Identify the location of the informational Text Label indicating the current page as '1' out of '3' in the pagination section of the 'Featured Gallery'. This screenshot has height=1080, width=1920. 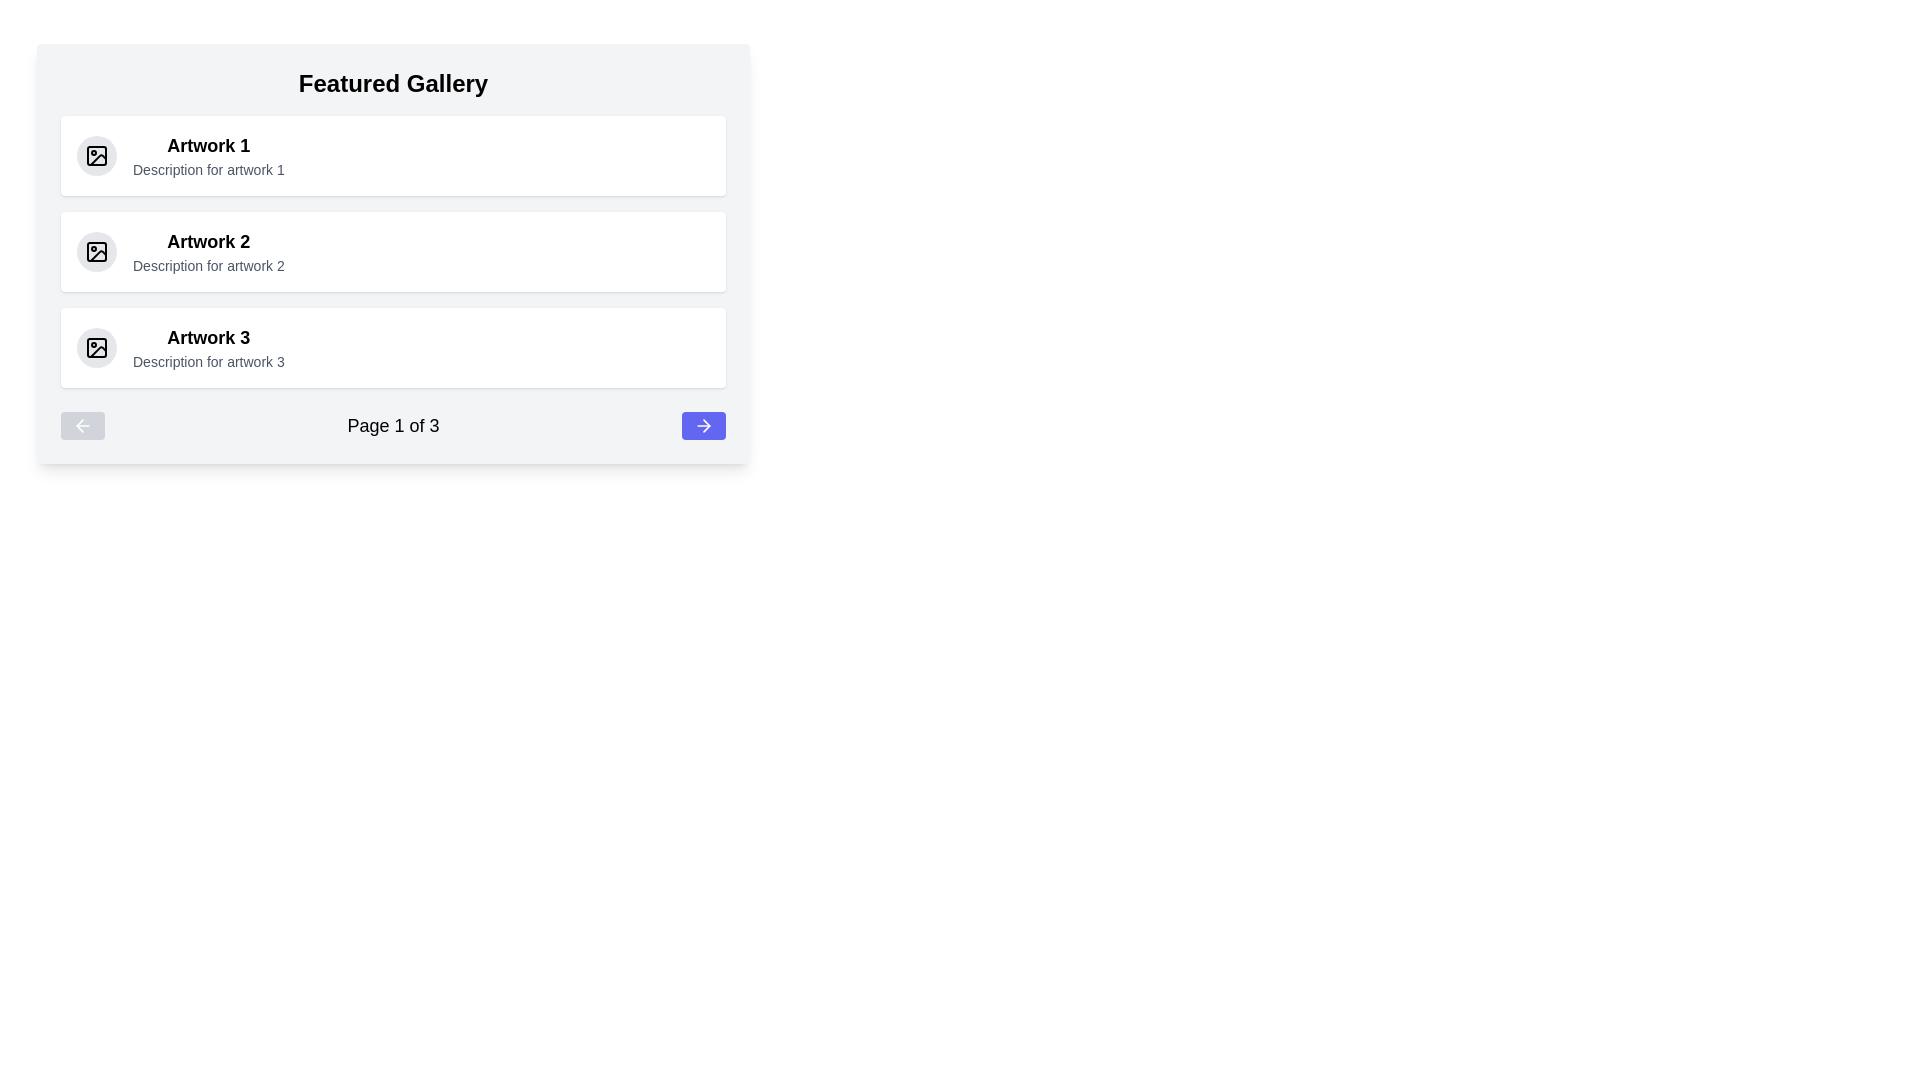
(393, 424).